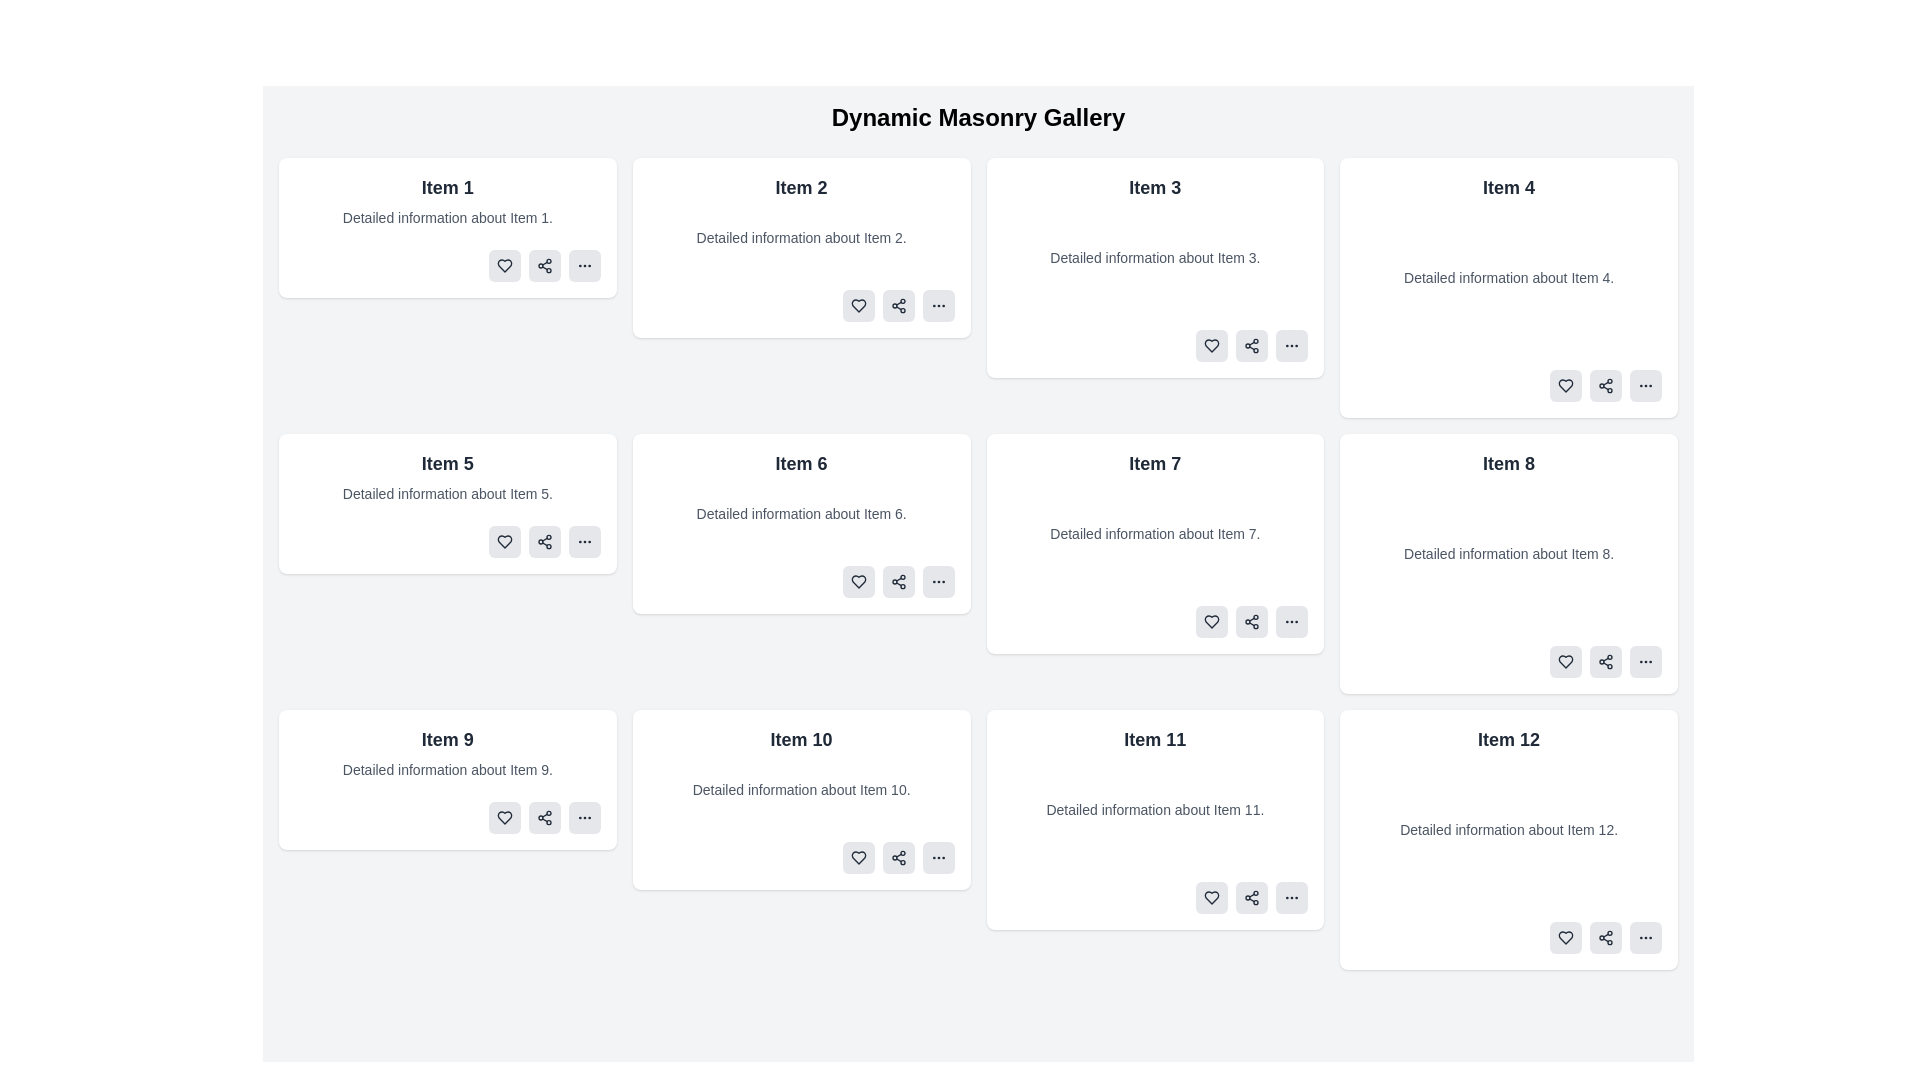 This screenshot has height=1080, width=1920. I want to click on the sharing button with a light gray background and rounded corners, located, so click(897, 582).